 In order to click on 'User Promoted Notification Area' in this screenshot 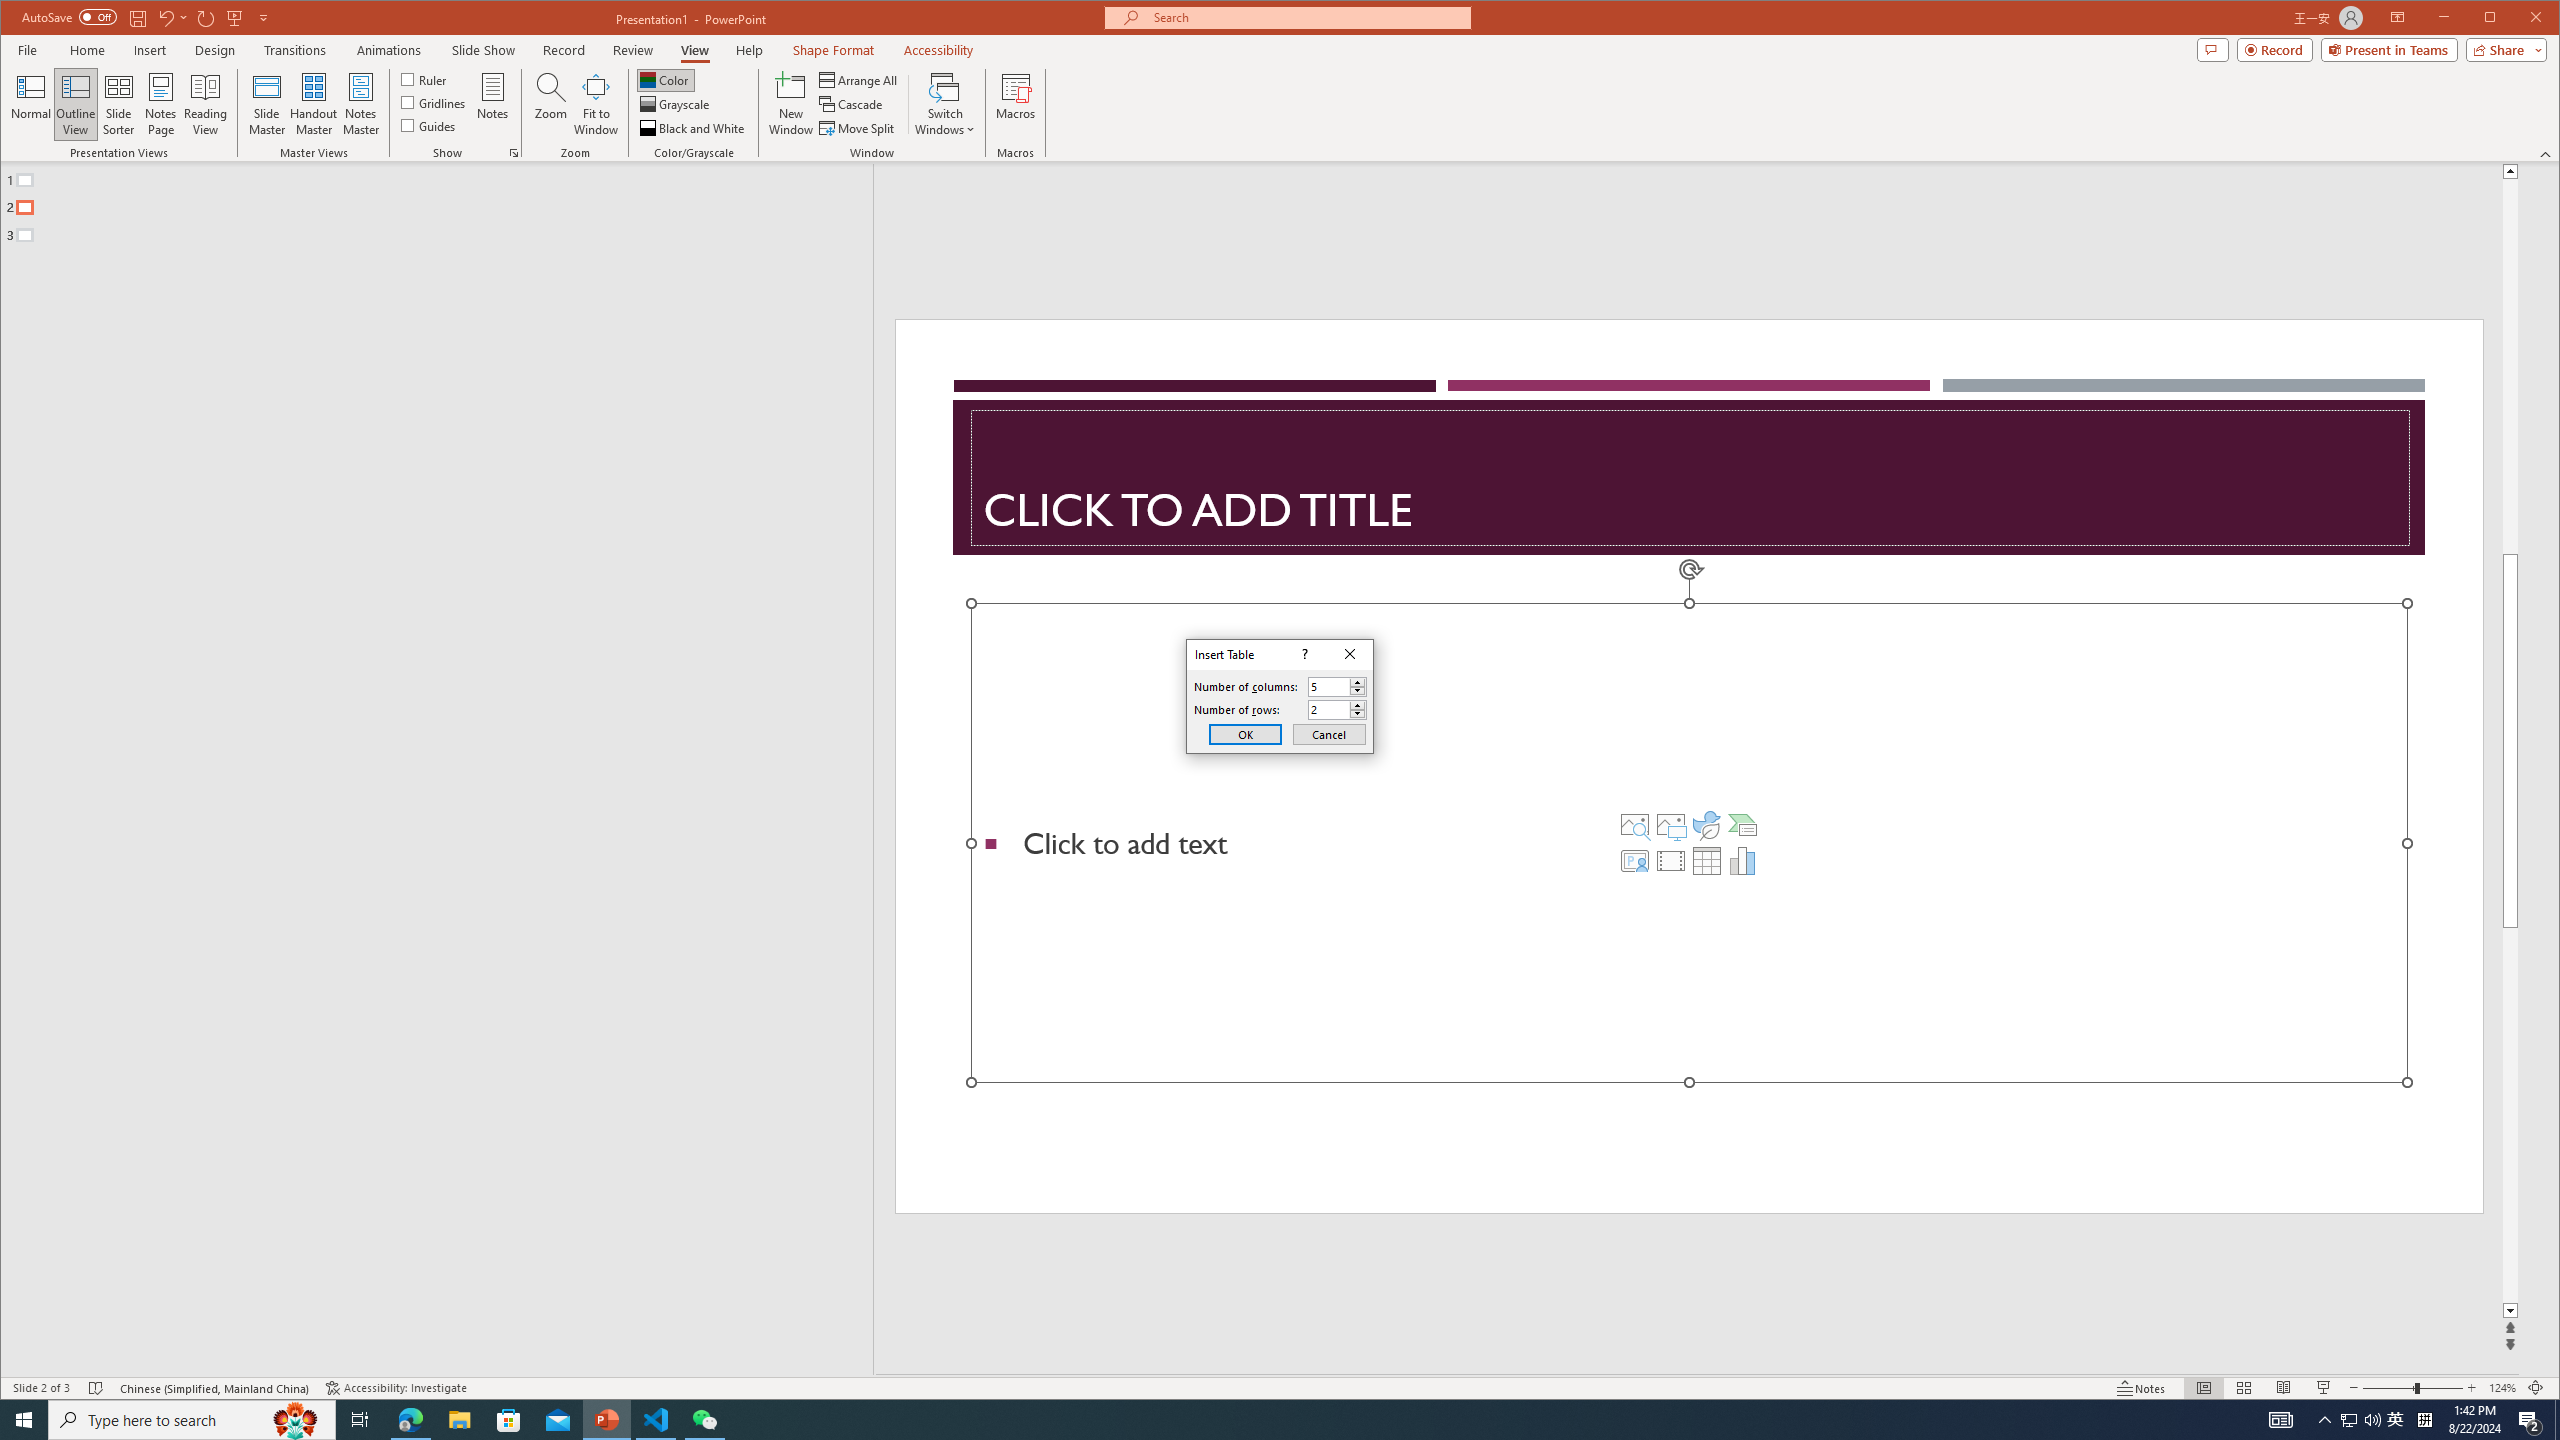, I will do `click(2360, 1418)`.